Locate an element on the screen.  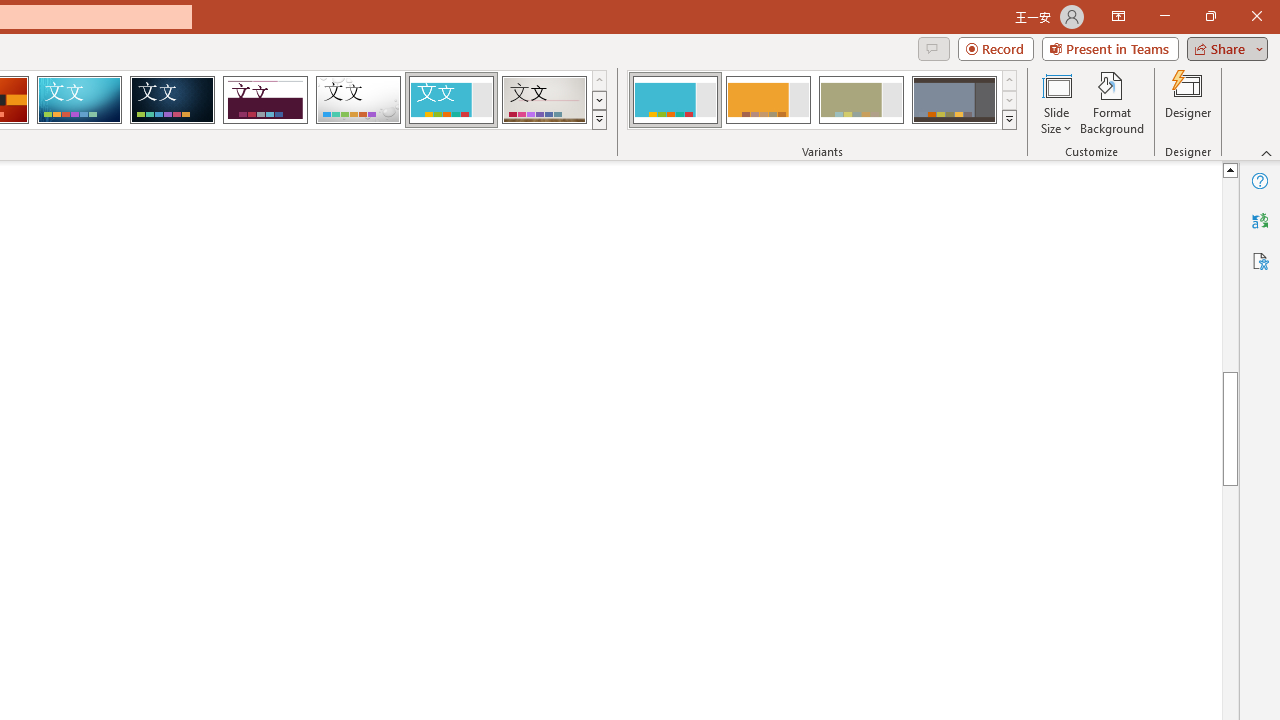
'Variants' is located at coordinates (1009, 120).